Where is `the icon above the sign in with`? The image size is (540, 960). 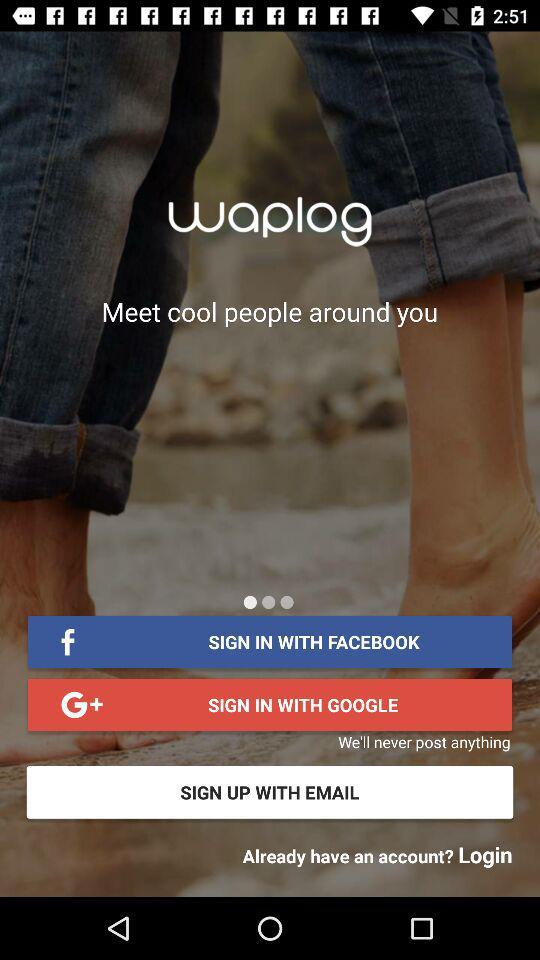
the icon above the sign in with is located at coordinates (250, 601).